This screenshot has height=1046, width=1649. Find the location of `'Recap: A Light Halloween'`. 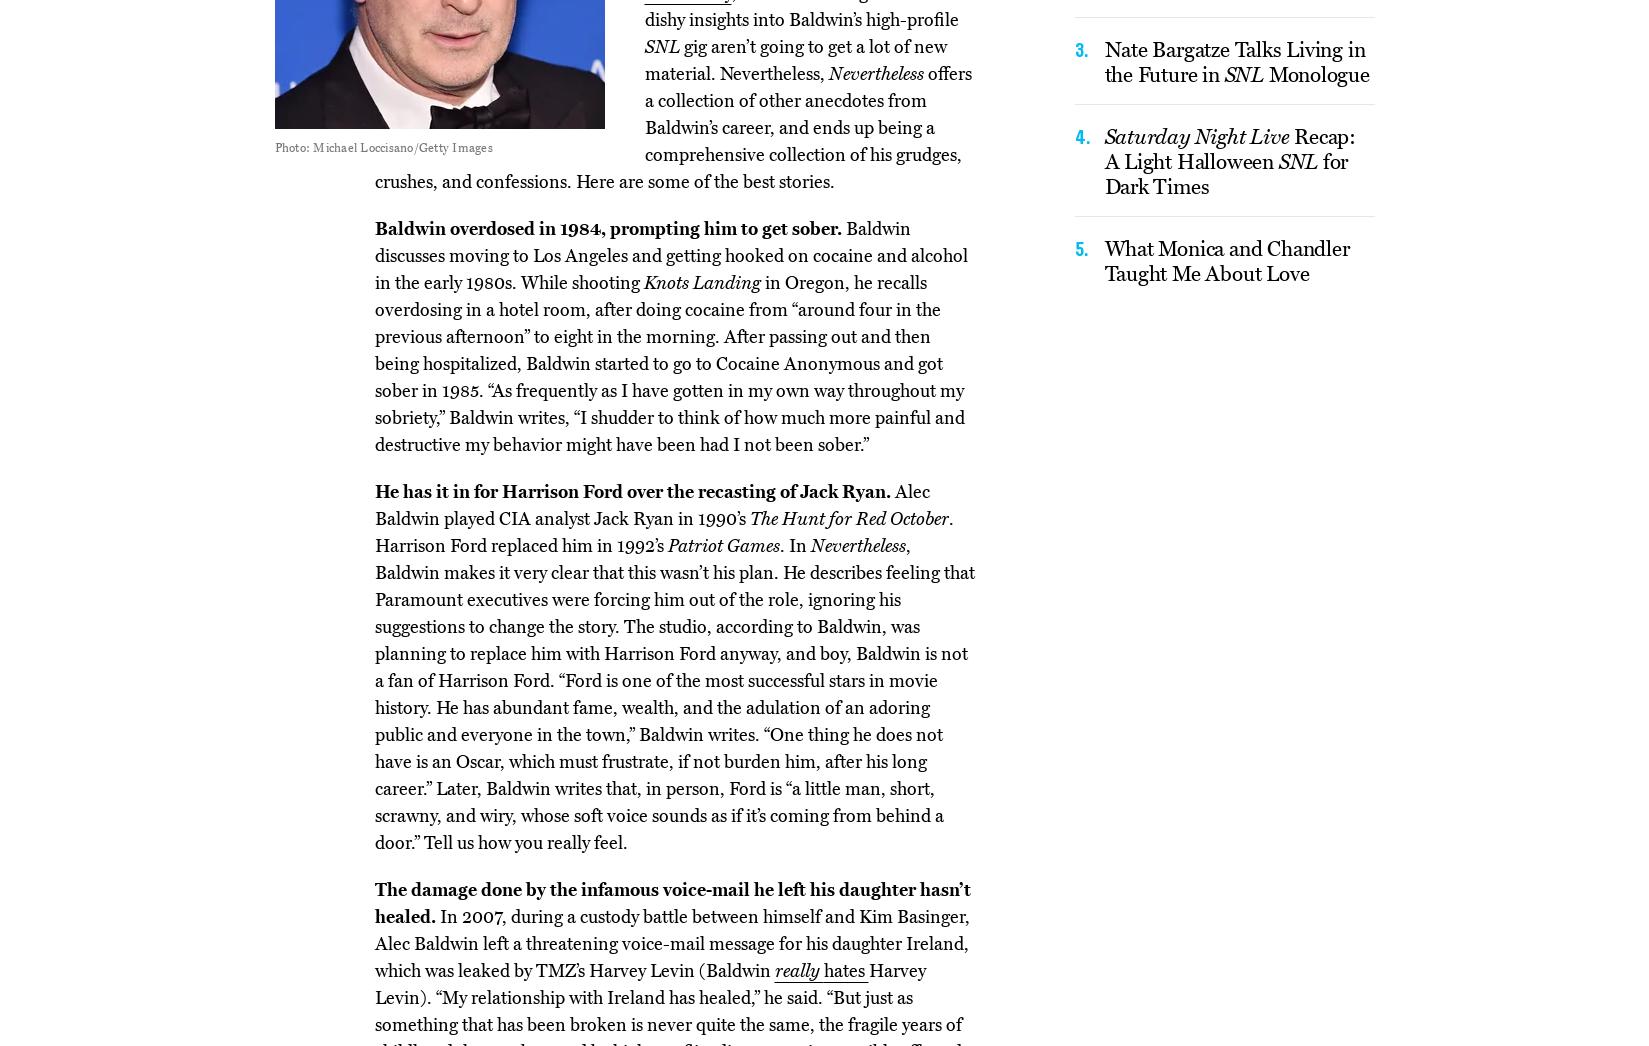

'Recap: A Light Halloween' is located at coordinates (1229, 147).